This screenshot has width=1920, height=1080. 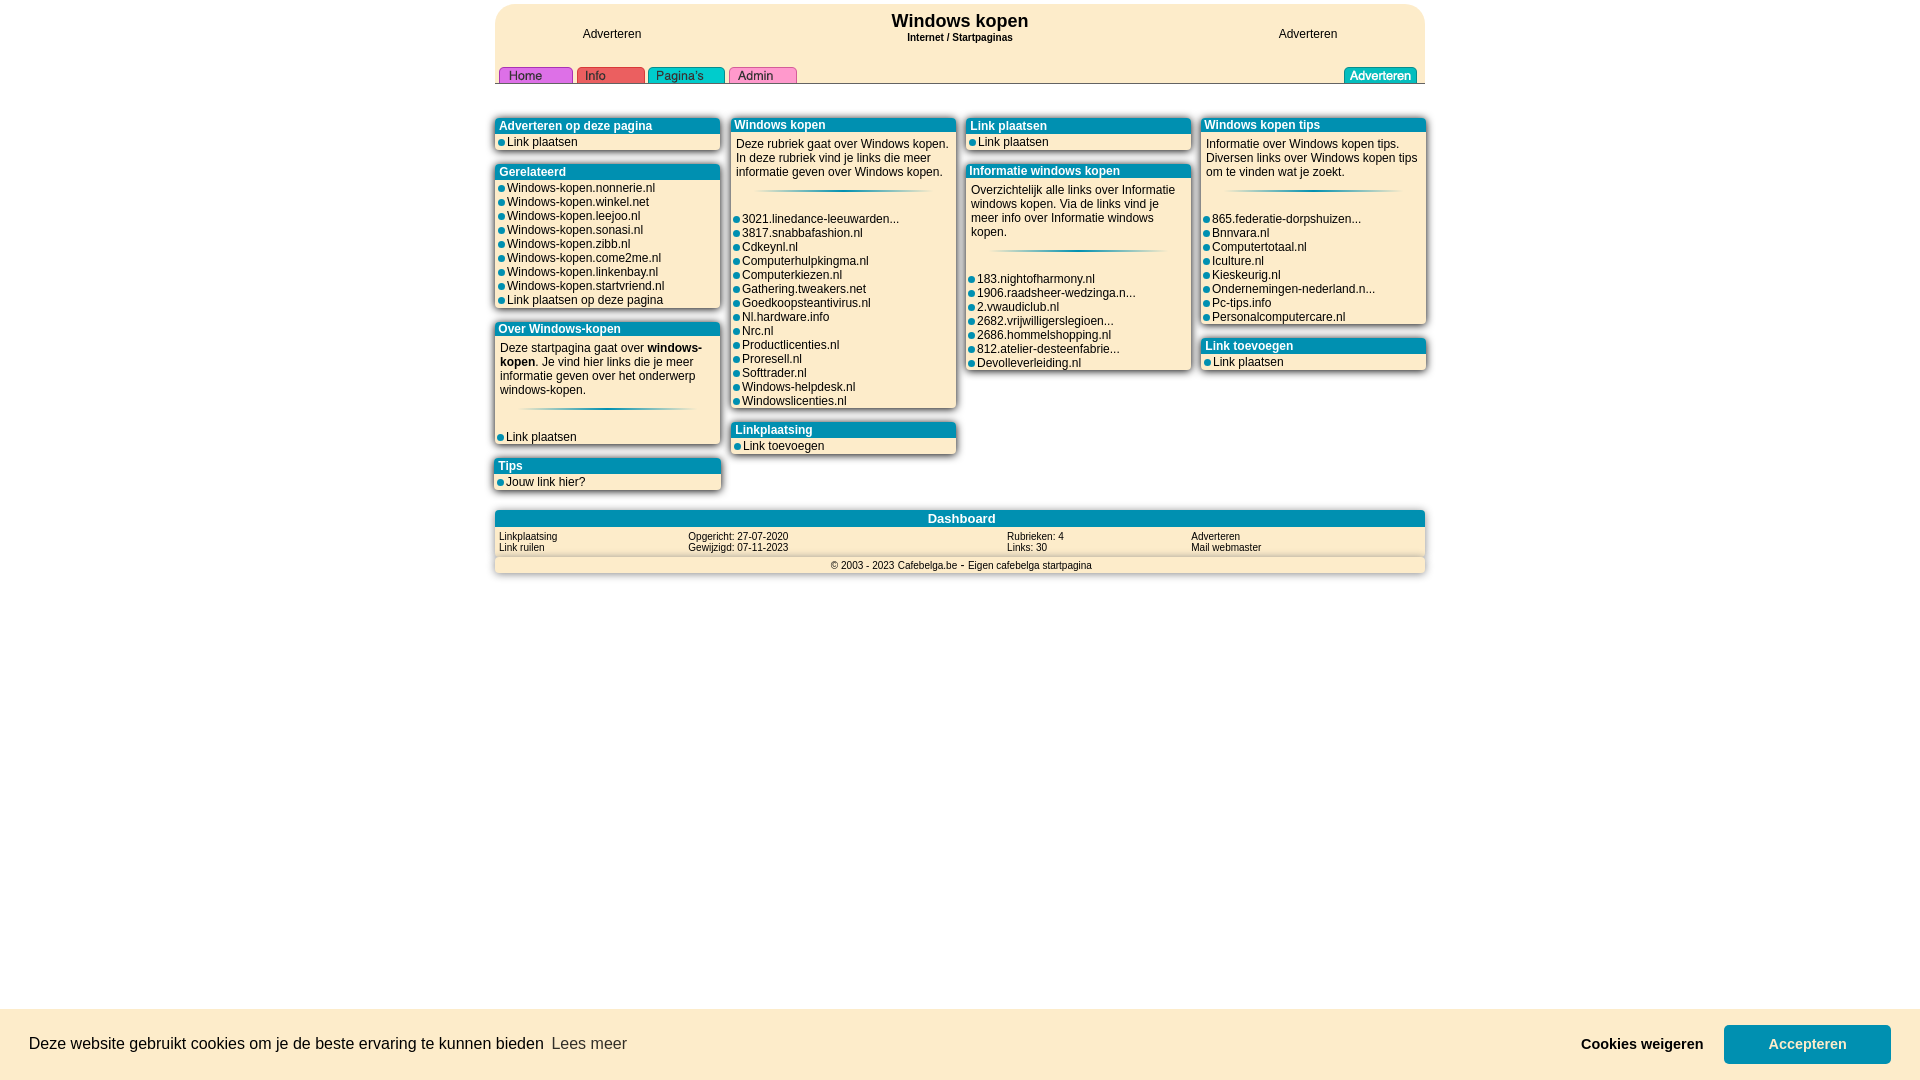 I want to click on 'Lees meer', so click(x=547, y=1043).